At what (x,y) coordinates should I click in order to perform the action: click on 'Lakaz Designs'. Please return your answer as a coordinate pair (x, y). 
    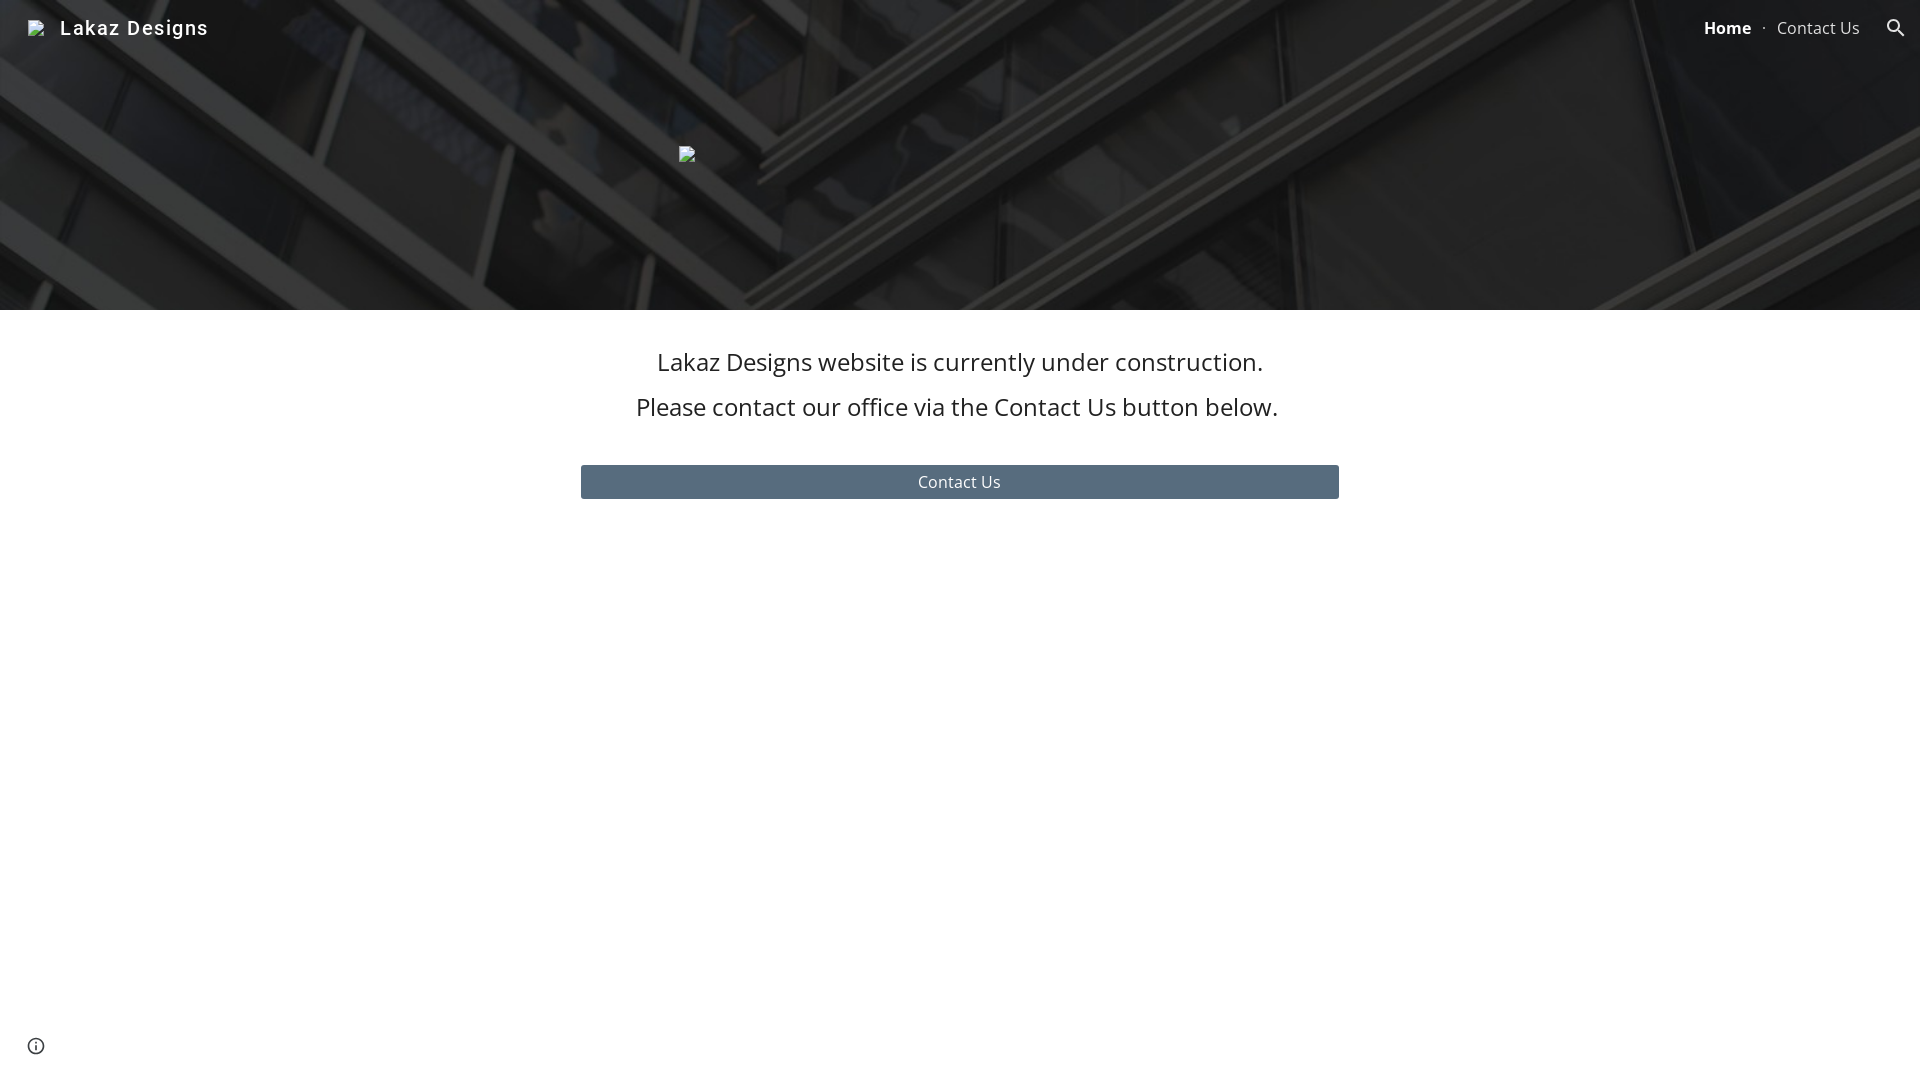
    Looking at the image, I should click on (117, 26).